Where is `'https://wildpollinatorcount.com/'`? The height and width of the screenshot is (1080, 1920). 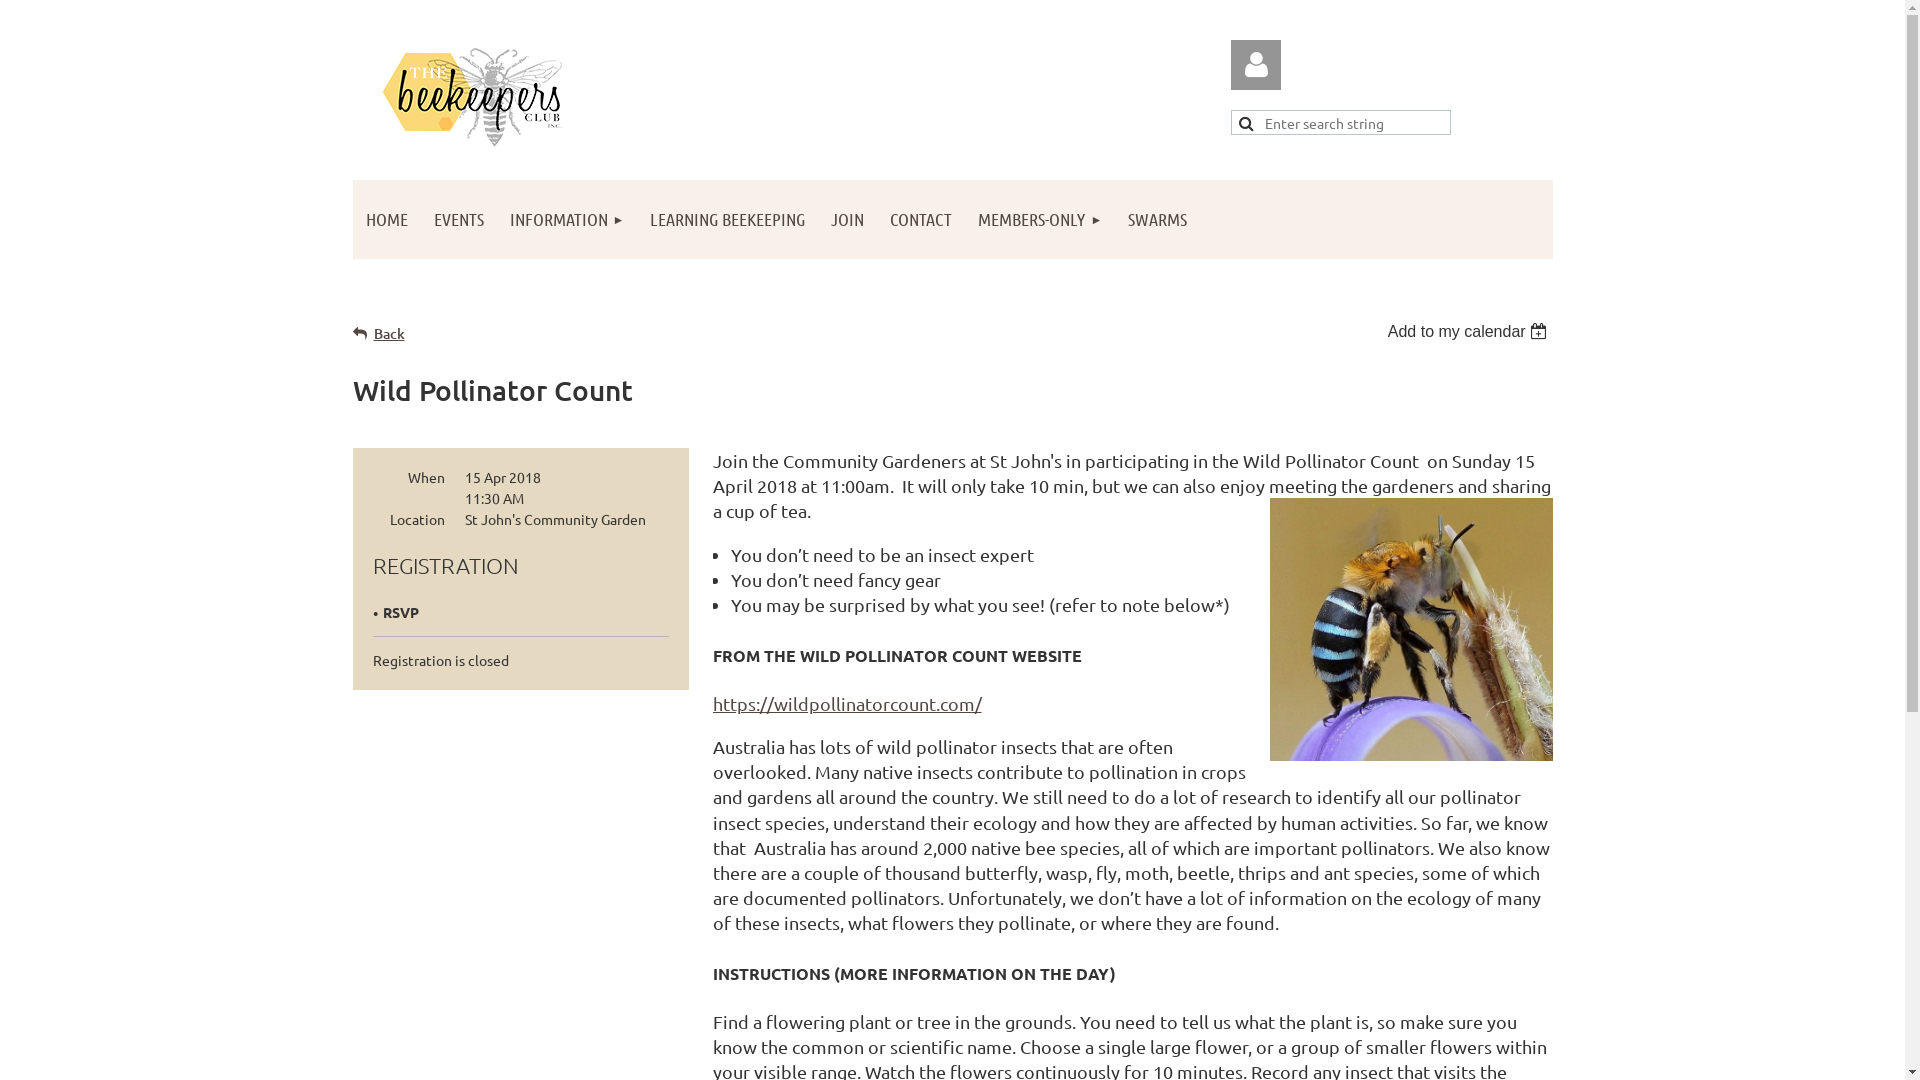
'https://wildpollinatorcount.com/' is located at coordinates (846, 702).